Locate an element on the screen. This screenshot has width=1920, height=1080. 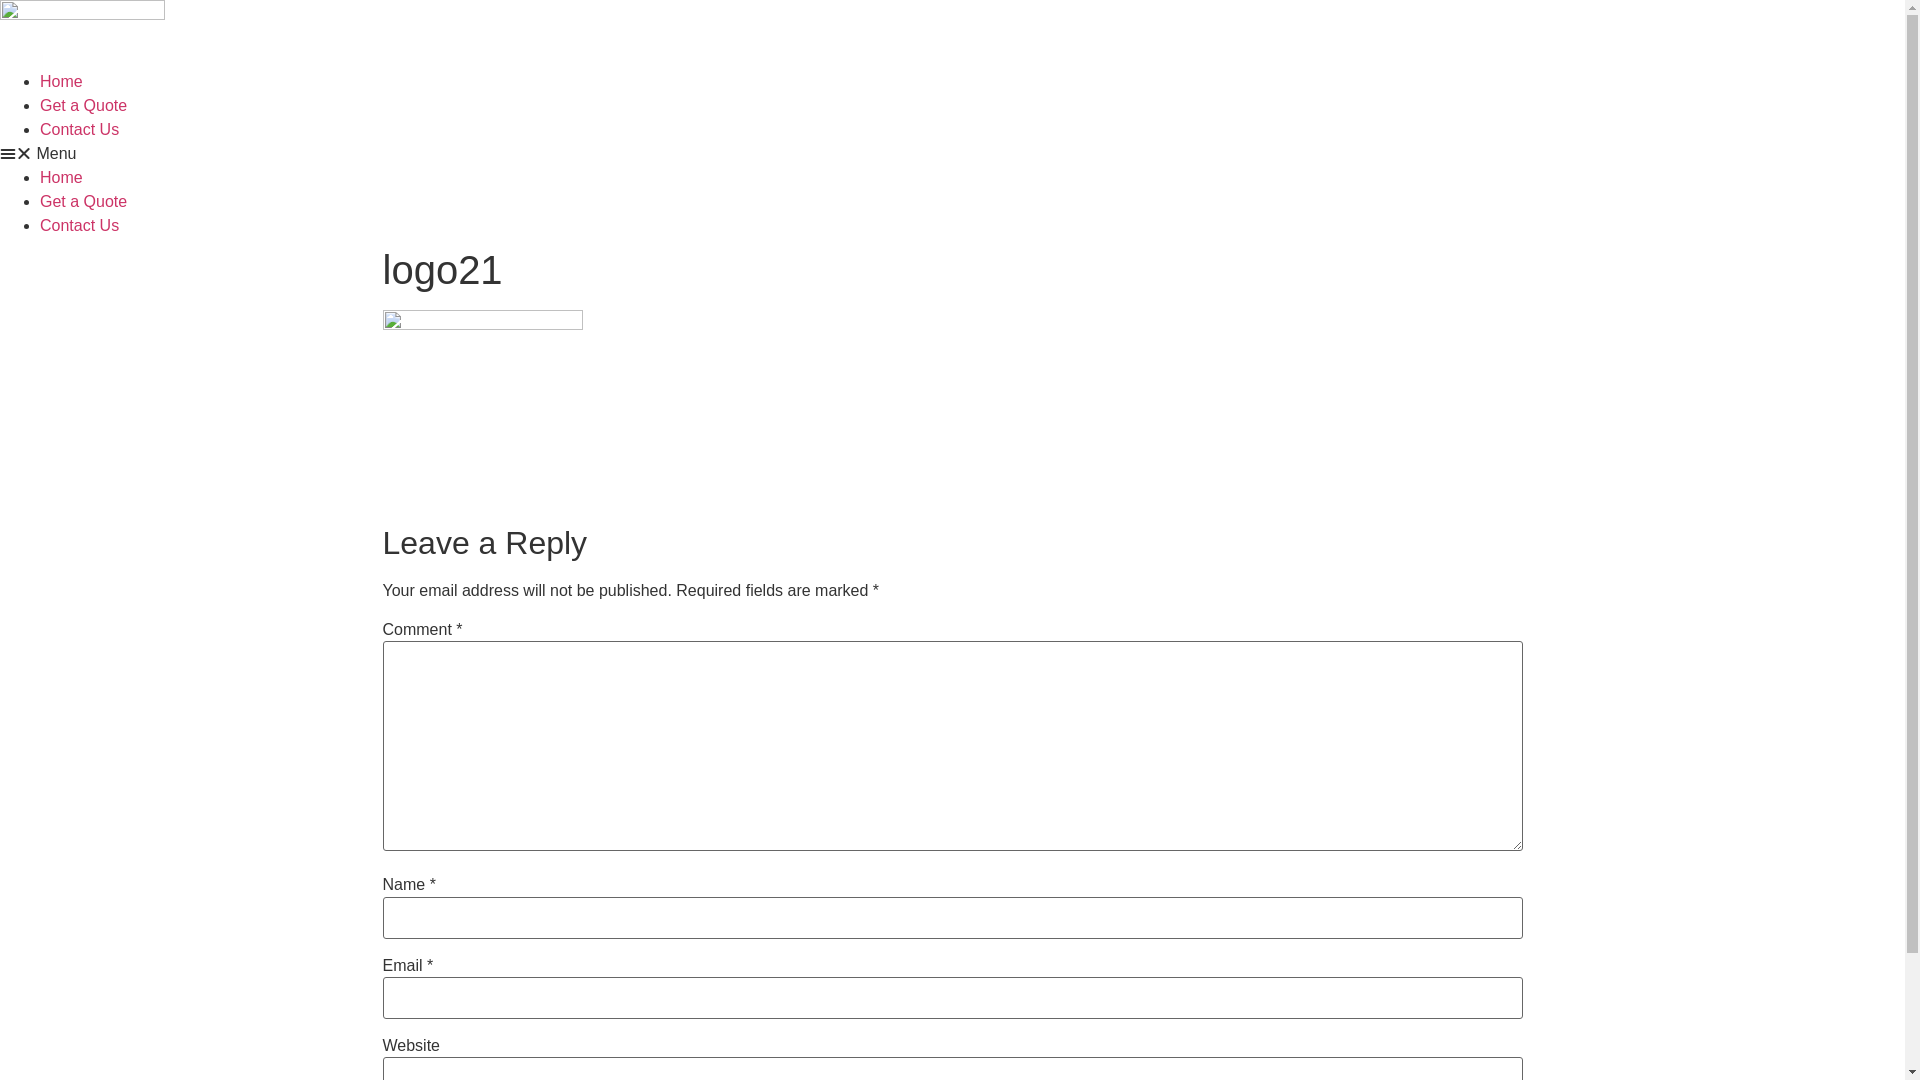
'Get a Quote' is located at coordinates (82, 105).